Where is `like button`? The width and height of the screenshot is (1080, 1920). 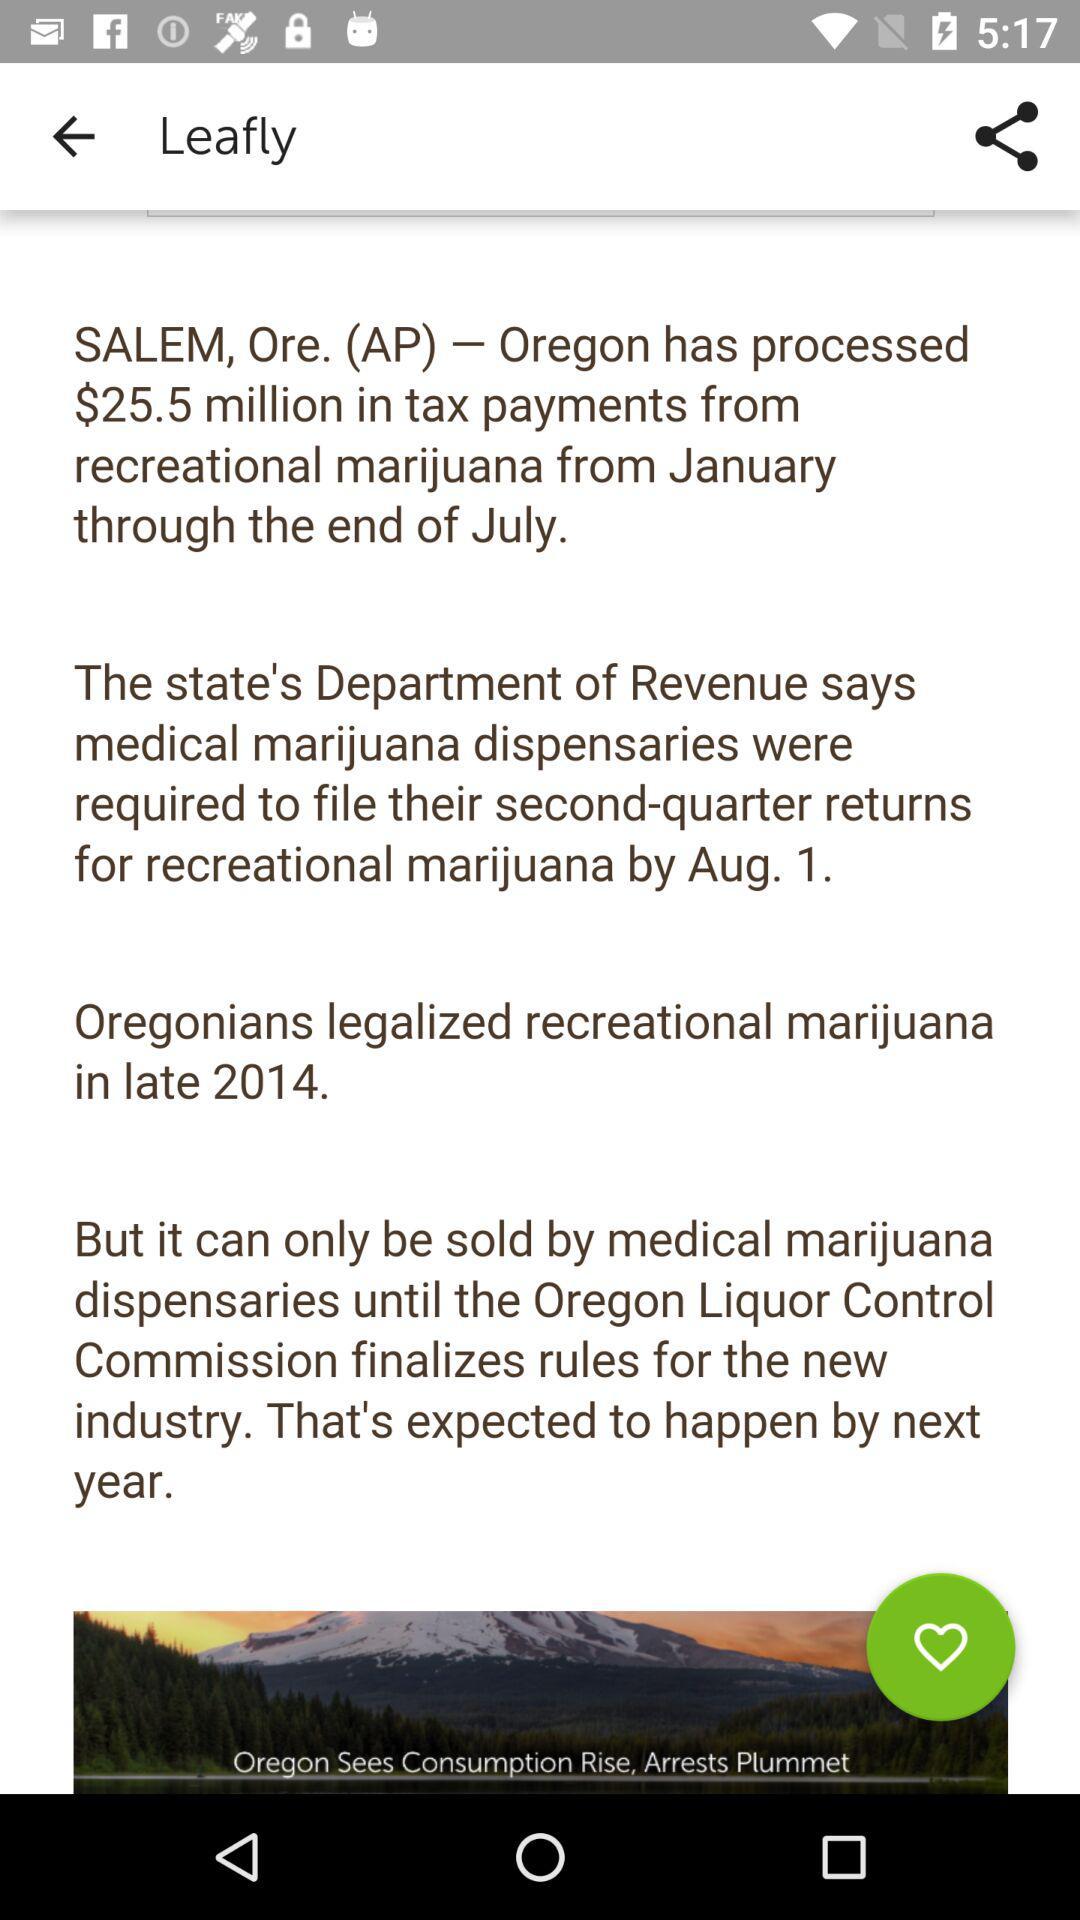
like button is located at coordinates (940, 1654).